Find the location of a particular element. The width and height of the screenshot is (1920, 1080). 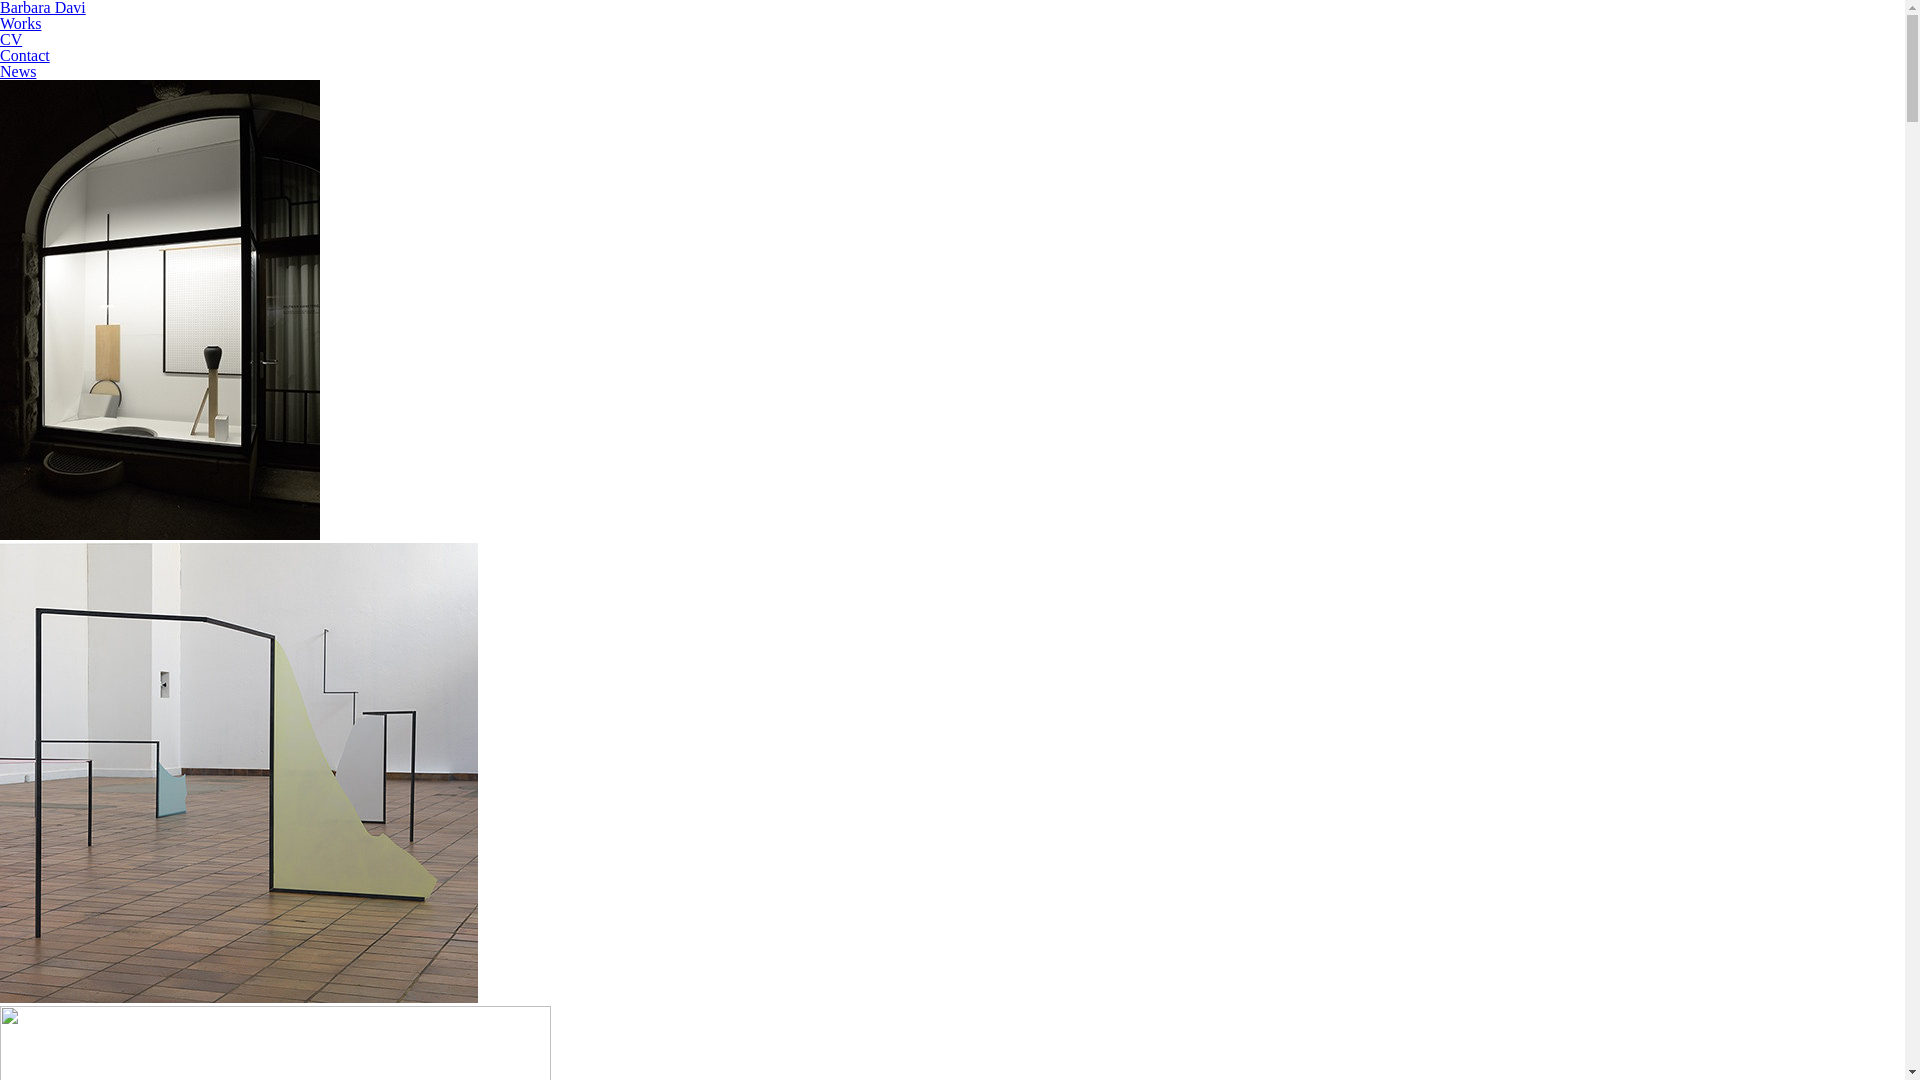

'Works' is located at coordinates (0, 23).